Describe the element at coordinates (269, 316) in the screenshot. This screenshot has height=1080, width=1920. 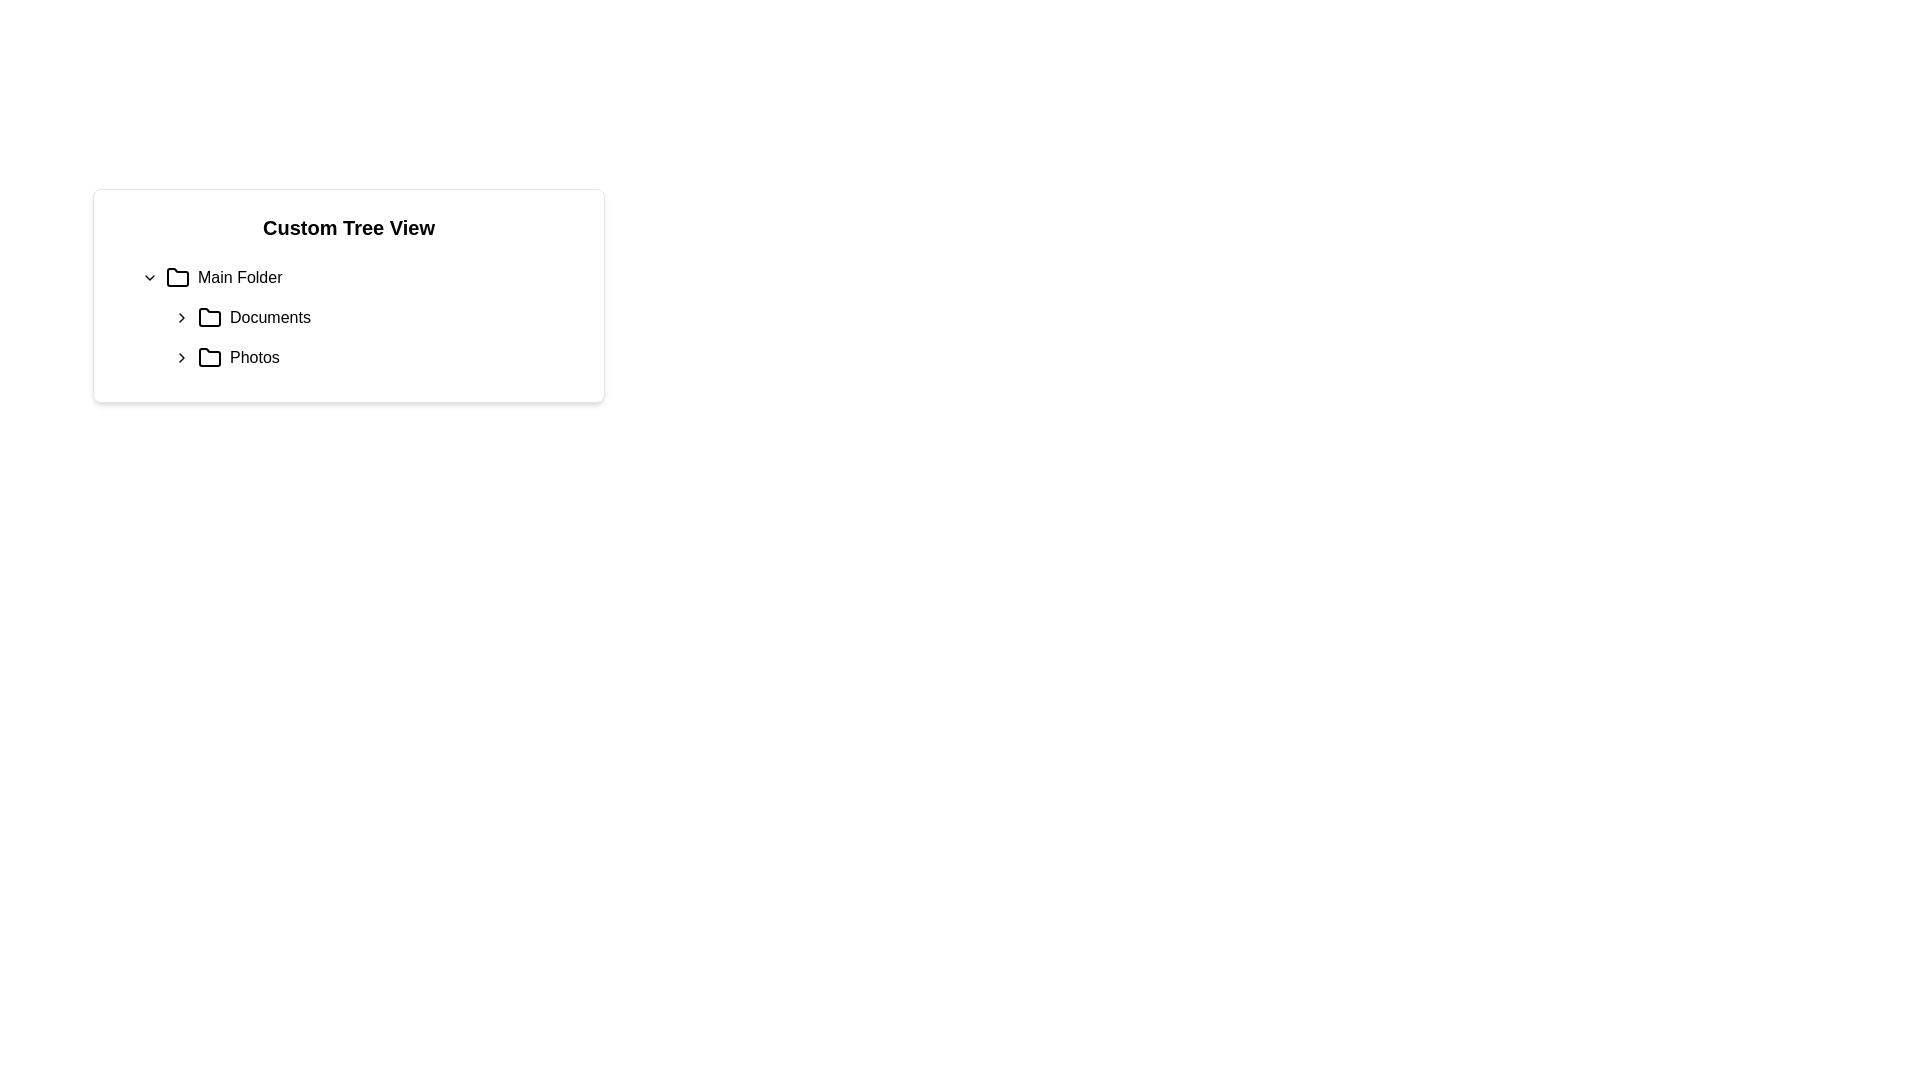
I see `the static text label for the folder named 'Documents' in the file navigation tree view, which is positioned between 'Main Folder' and 'Photos'` at that location.